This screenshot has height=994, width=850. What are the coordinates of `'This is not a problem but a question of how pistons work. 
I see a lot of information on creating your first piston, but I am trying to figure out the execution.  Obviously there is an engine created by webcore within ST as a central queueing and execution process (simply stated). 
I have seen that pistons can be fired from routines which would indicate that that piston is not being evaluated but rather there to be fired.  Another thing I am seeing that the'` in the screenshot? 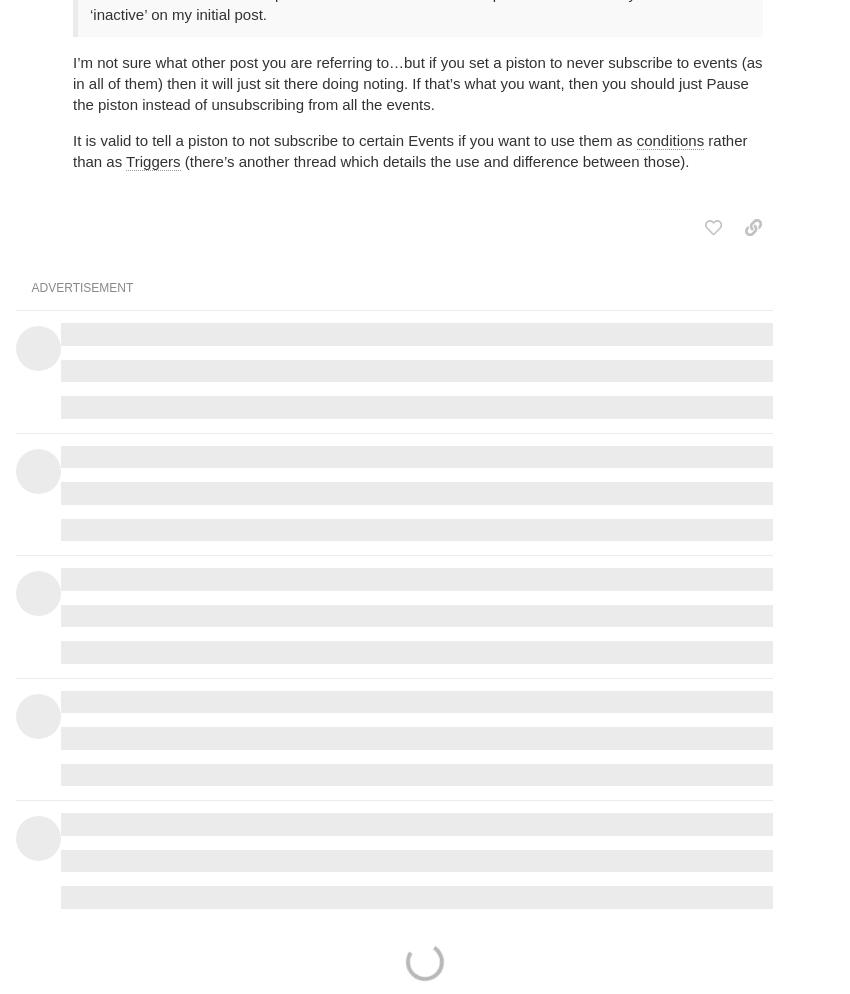 It's located at (416, 549).